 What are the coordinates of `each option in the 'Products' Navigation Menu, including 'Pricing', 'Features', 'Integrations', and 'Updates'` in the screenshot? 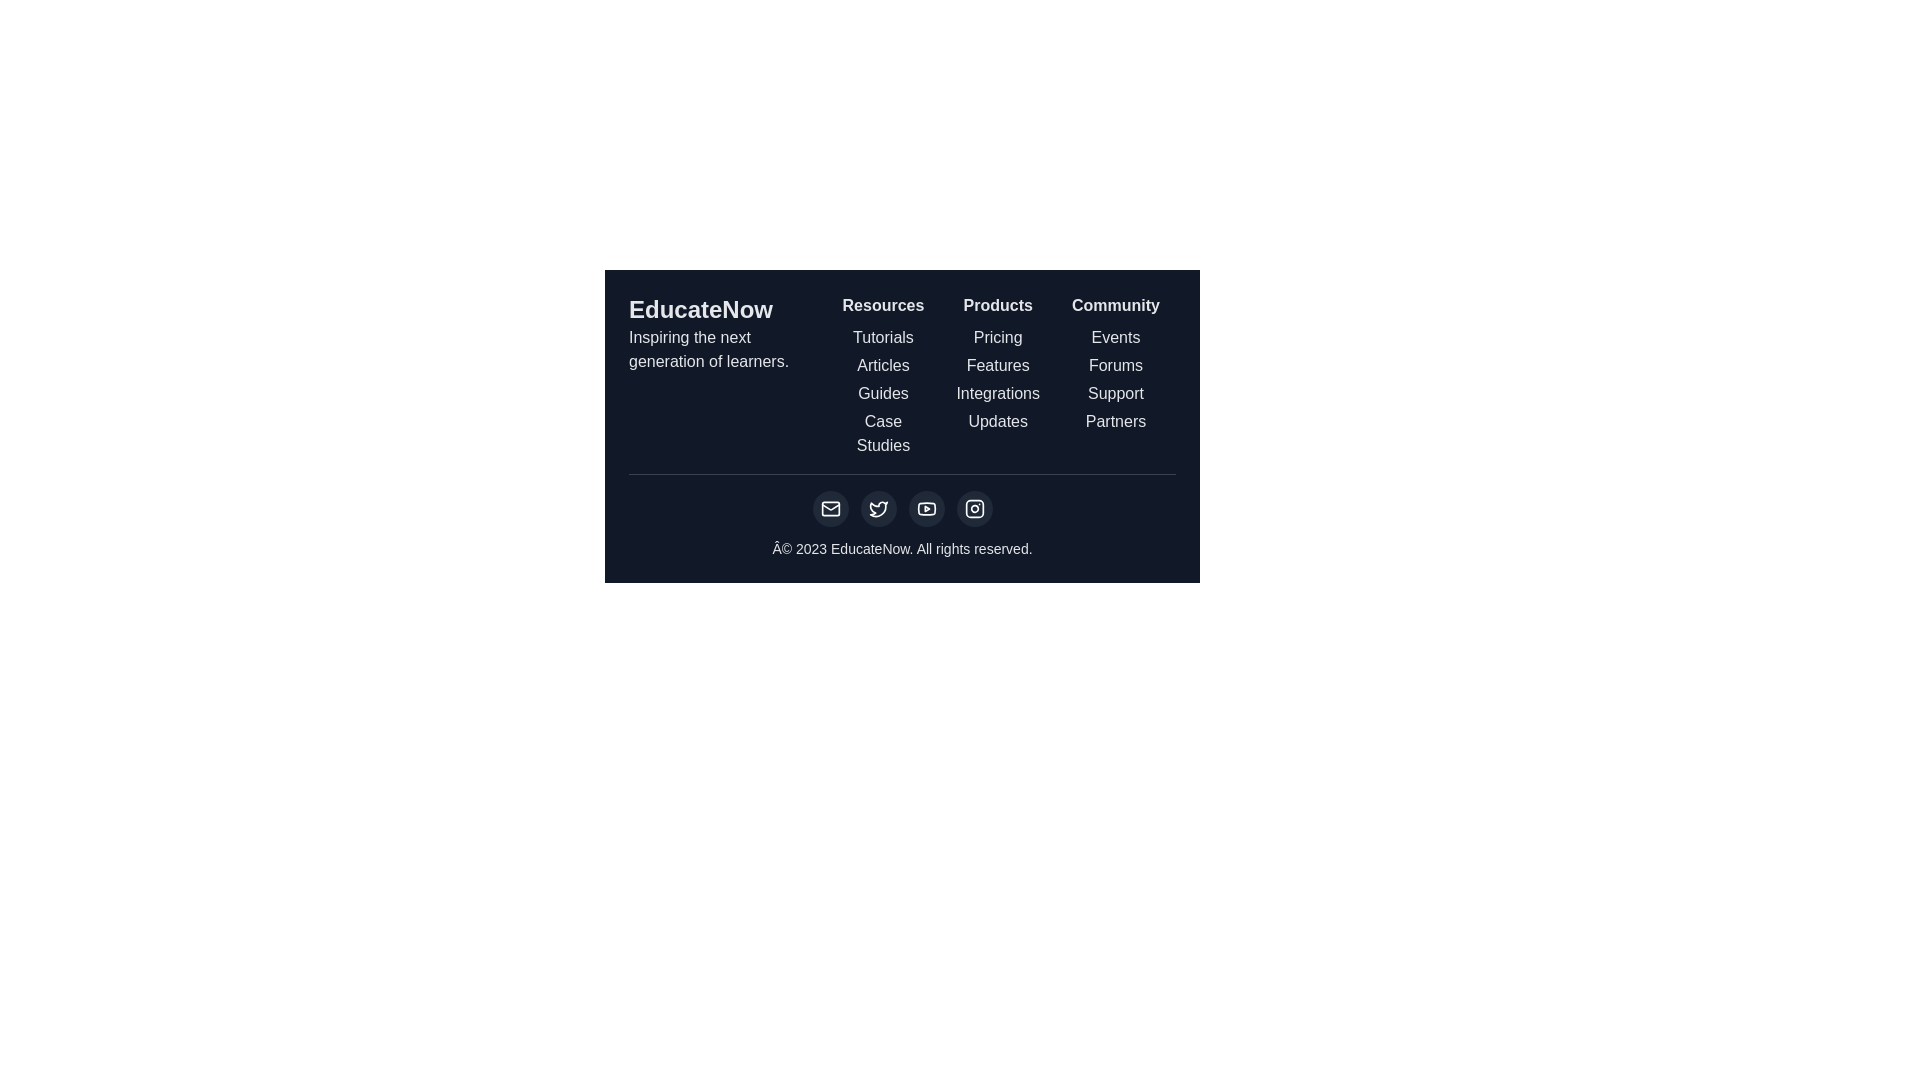 It's located at (998, 375).